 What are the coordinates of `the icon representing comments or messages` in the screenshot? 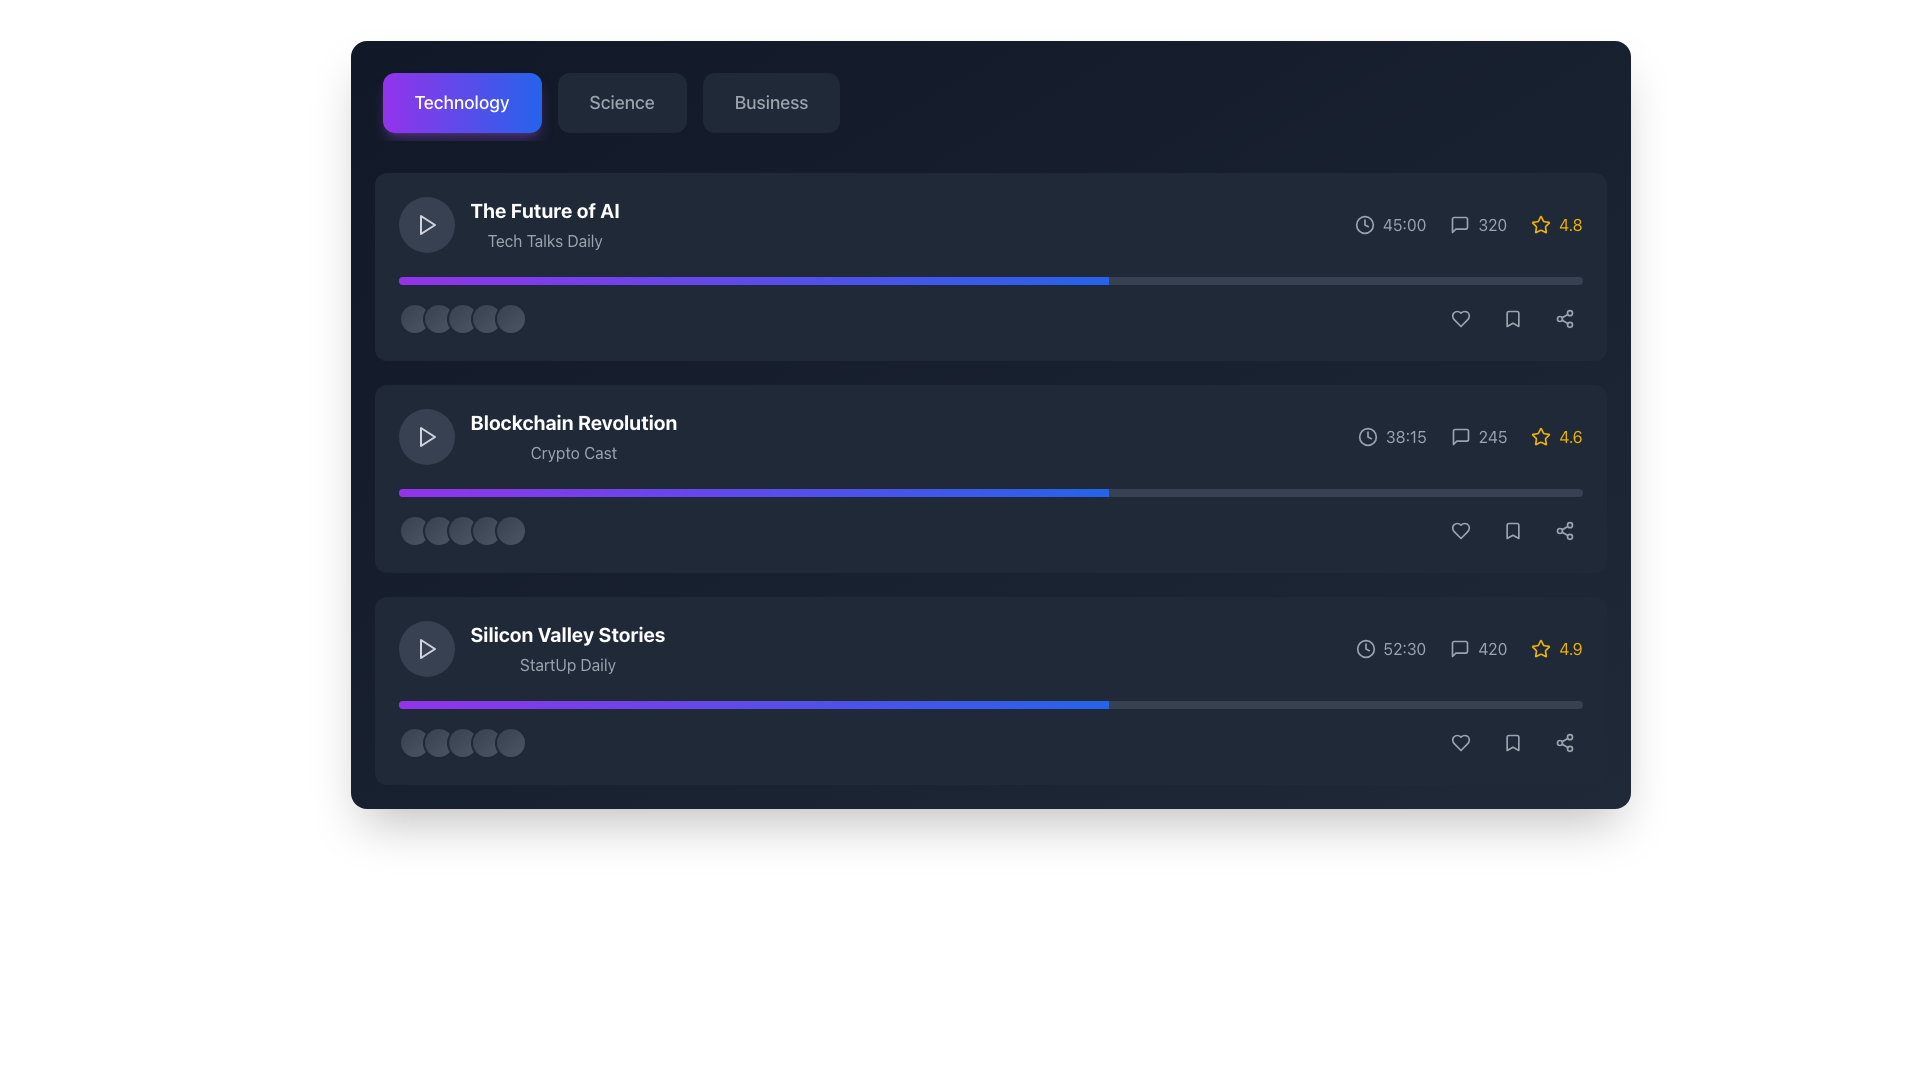 It's located at (1460, 648).